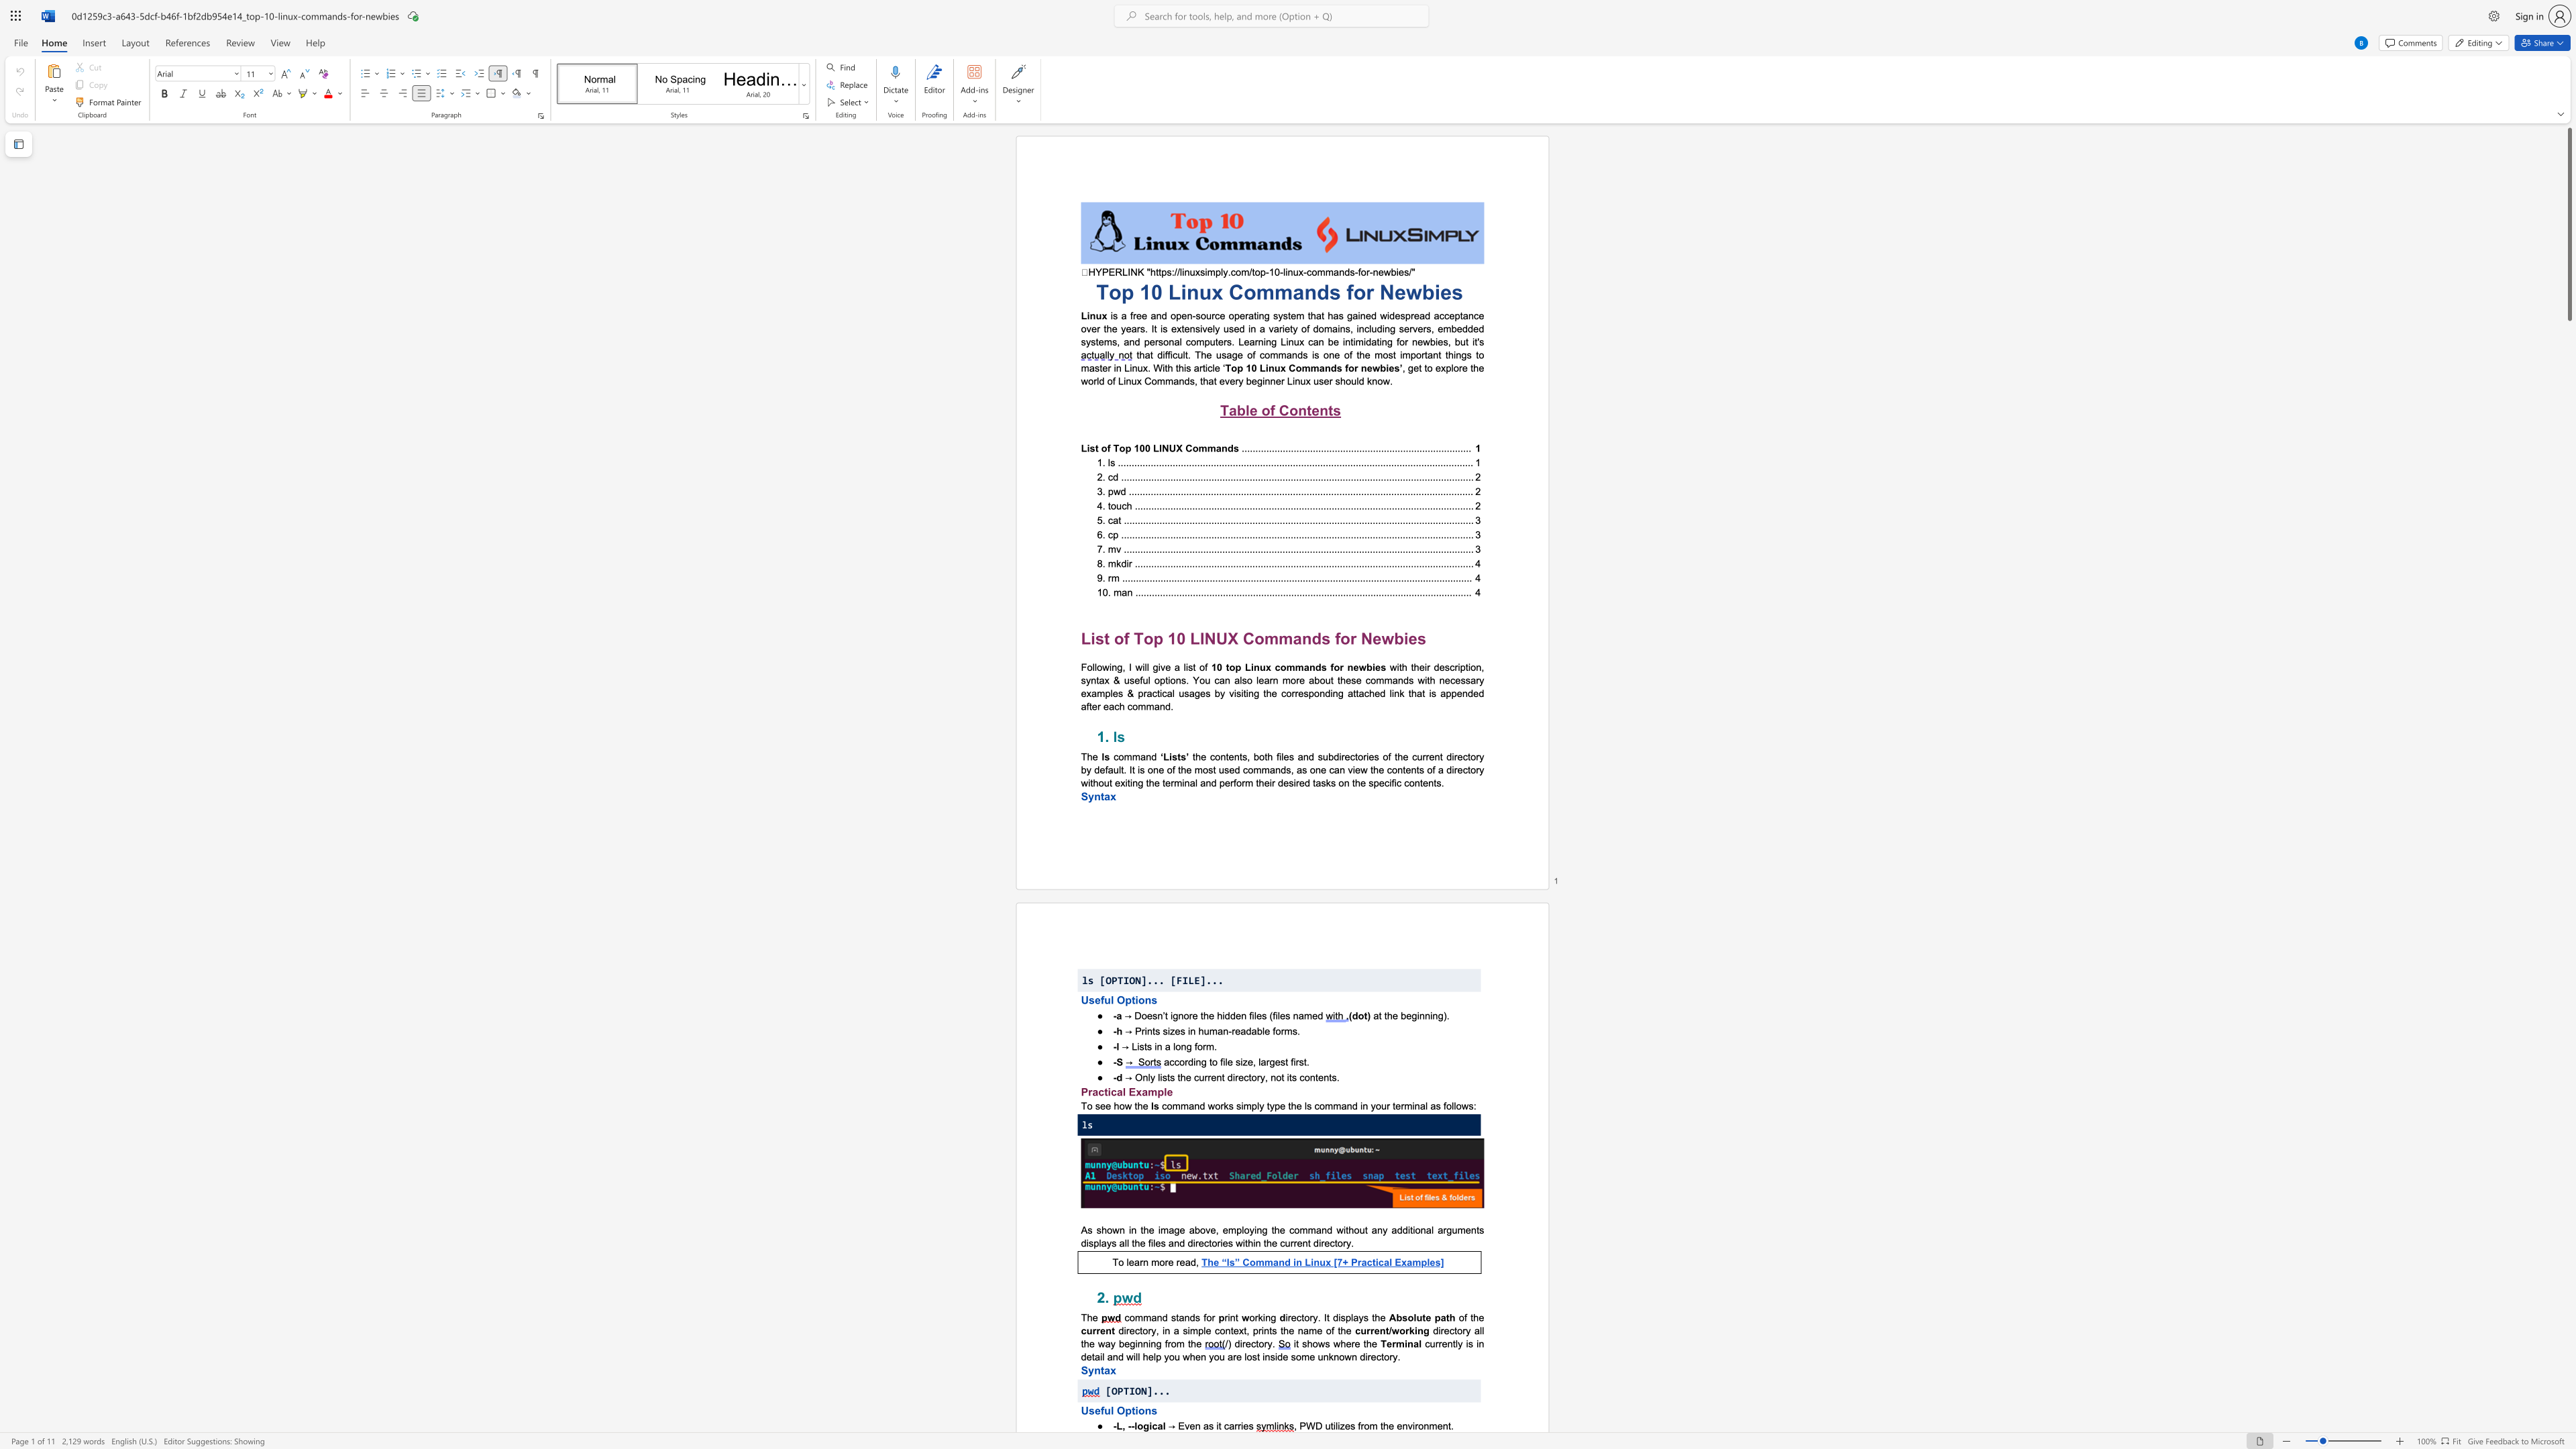  Describe the element at coordinates (1184, 1424) in the screenshot. I see `the subset text "ven a" within the text "→ Even as it carries"` at that location.